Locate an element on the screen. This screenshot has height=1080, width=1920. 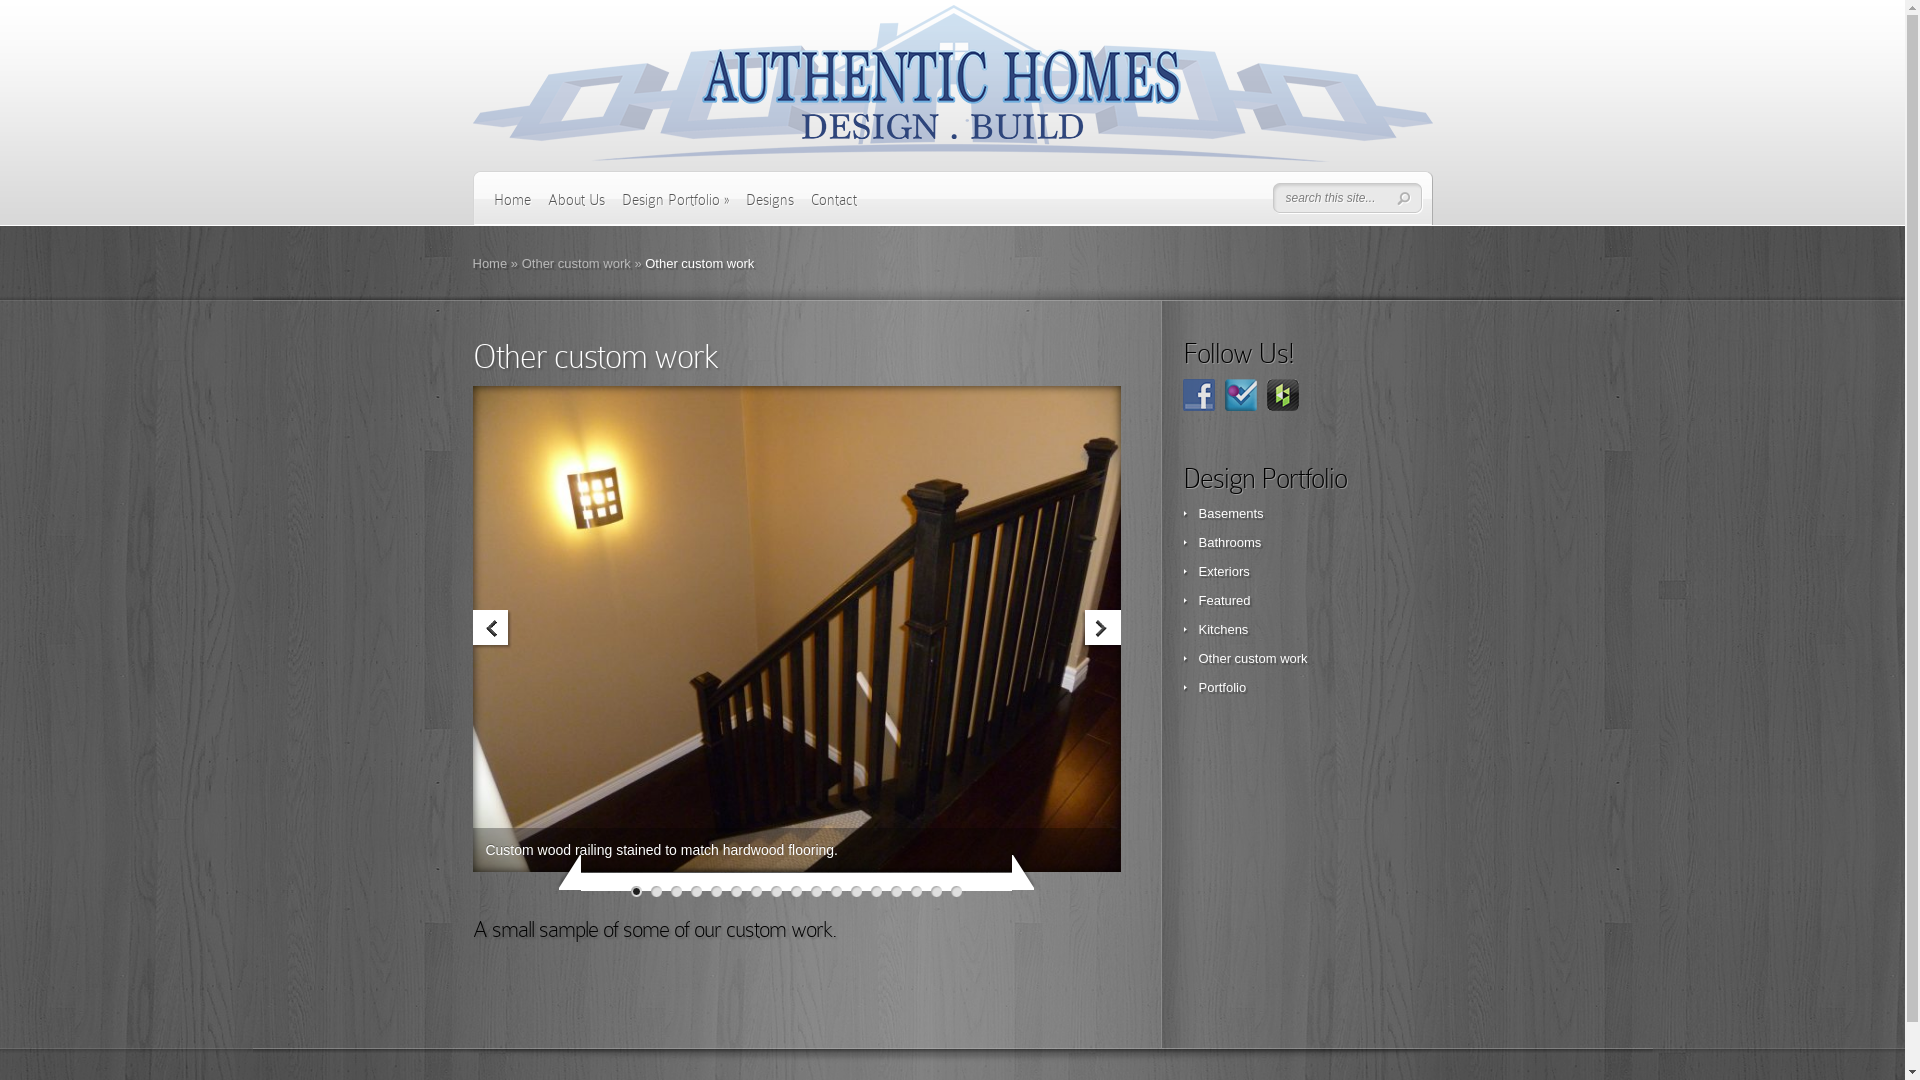
'Follow Us on Foursquare' is located at coordinates (1238, 394).